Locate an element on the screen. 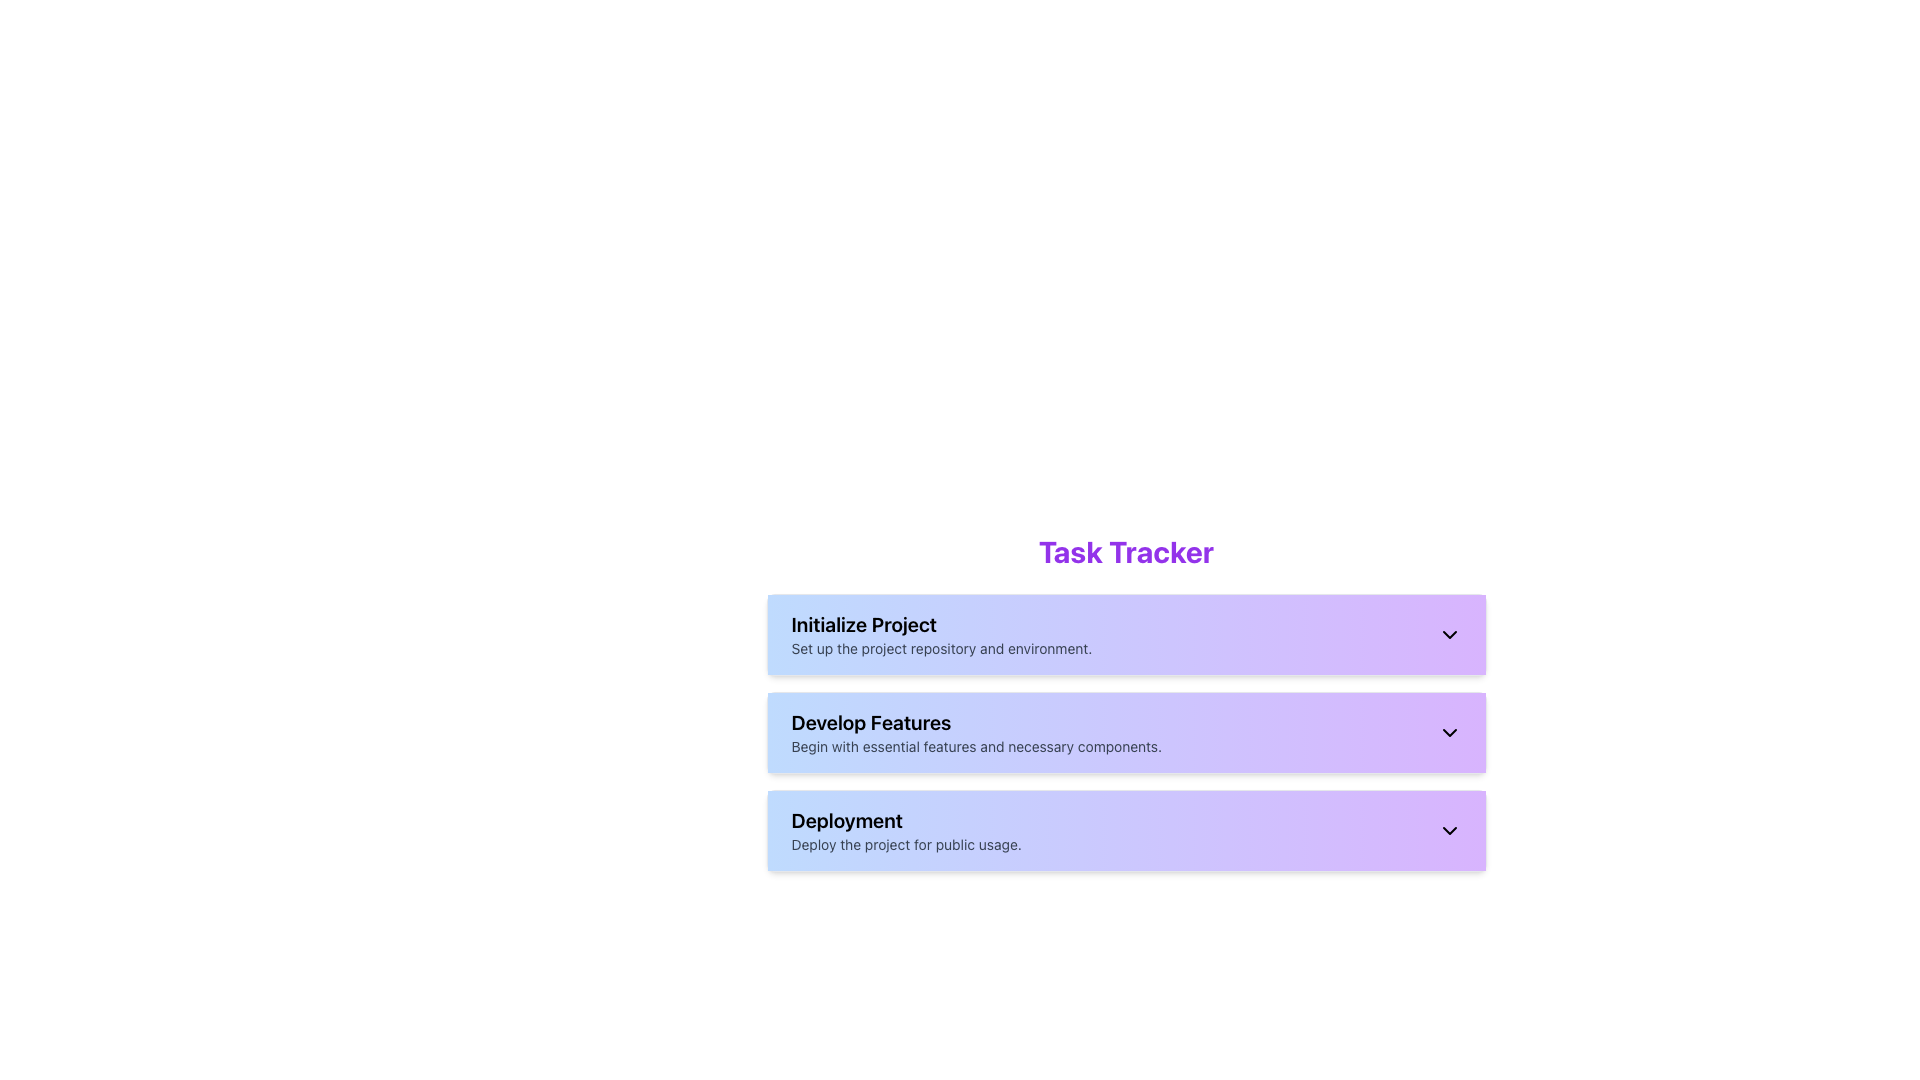 The height and width of the screenshot is (1080, 1920). the third button in the vertical list, which allows interaction with the 'Deployment' function is located at coordinates (1126, 830).